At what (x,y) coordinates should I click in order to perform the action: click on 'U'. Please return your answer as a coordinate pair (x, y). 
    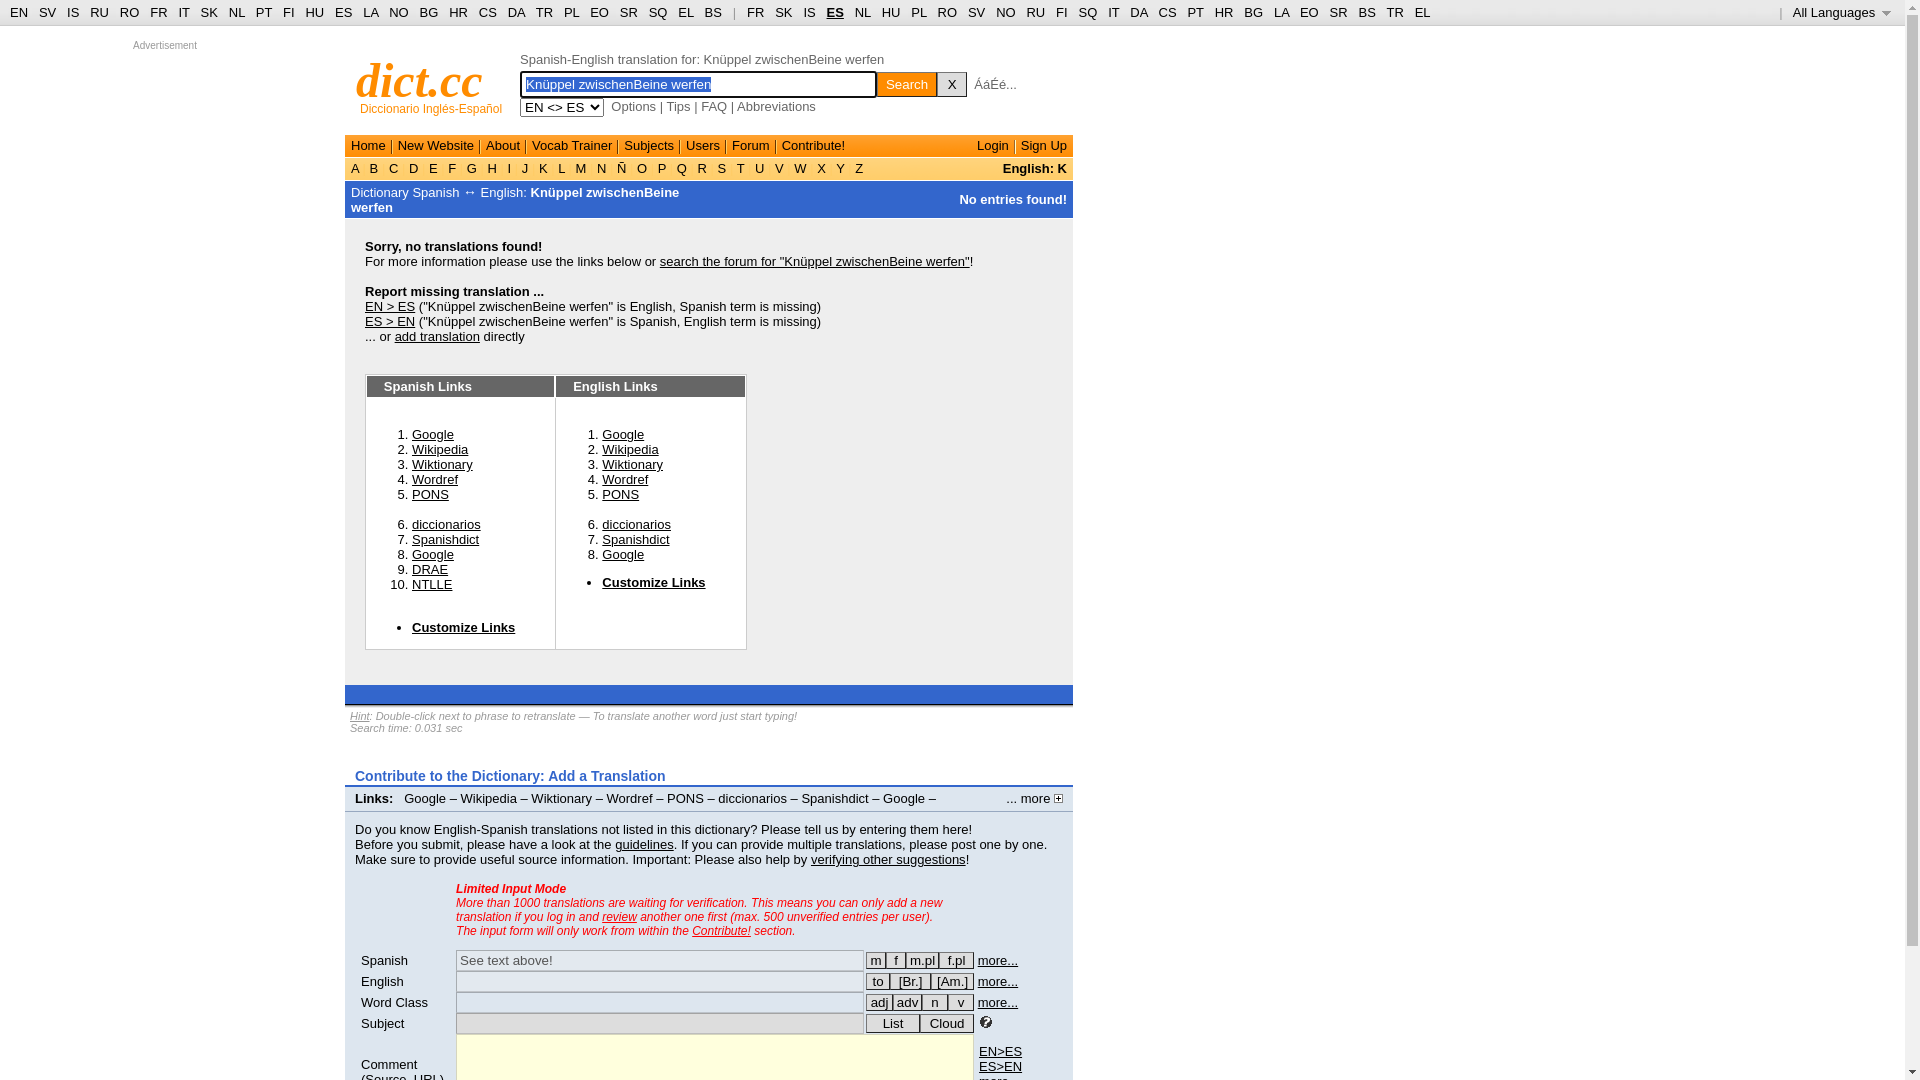
    Looking at the image, I should click on (758, 167).